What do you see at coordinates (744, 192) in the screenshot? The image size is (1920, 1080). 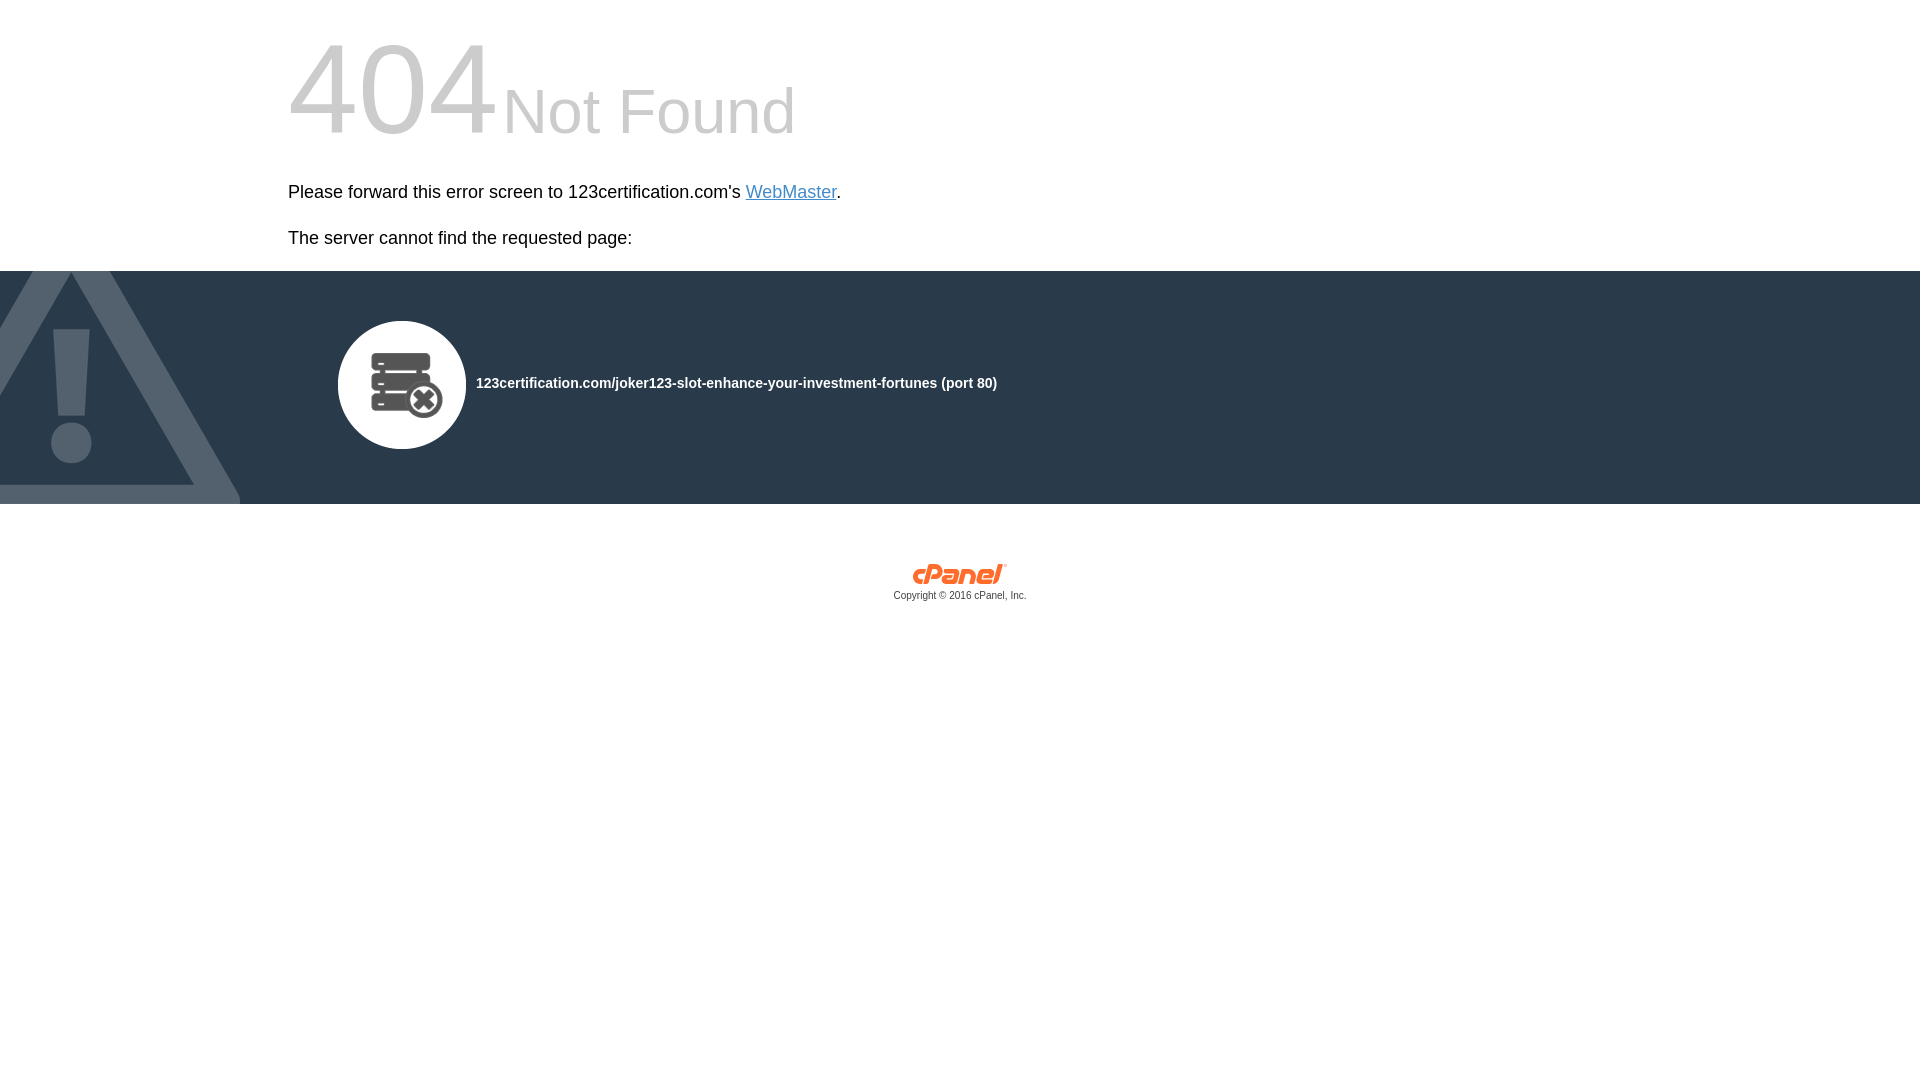 I see `'WebMaster'` at bounding box center [744, 192].